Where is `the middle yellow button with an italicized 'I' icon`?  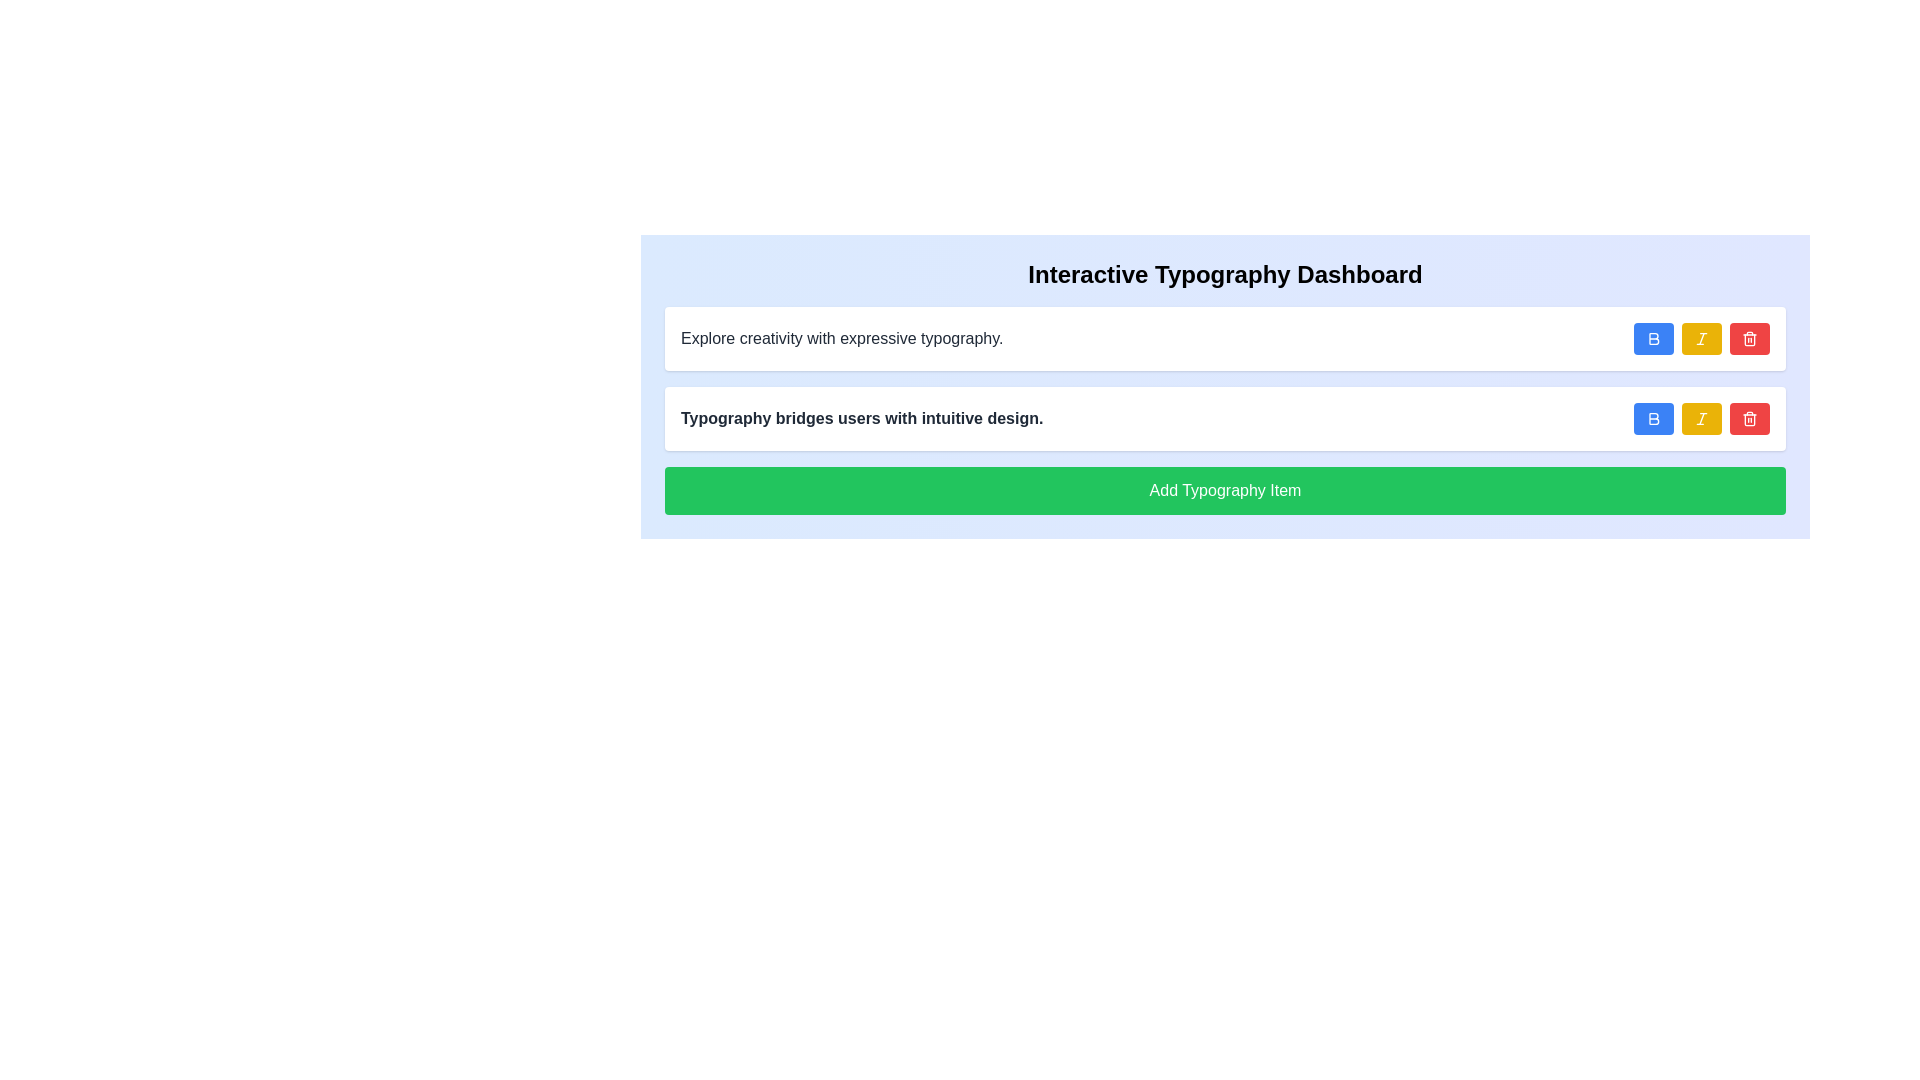 the middle yellow button with an italicized 'I' icon is located at coordinates (1701, 418).